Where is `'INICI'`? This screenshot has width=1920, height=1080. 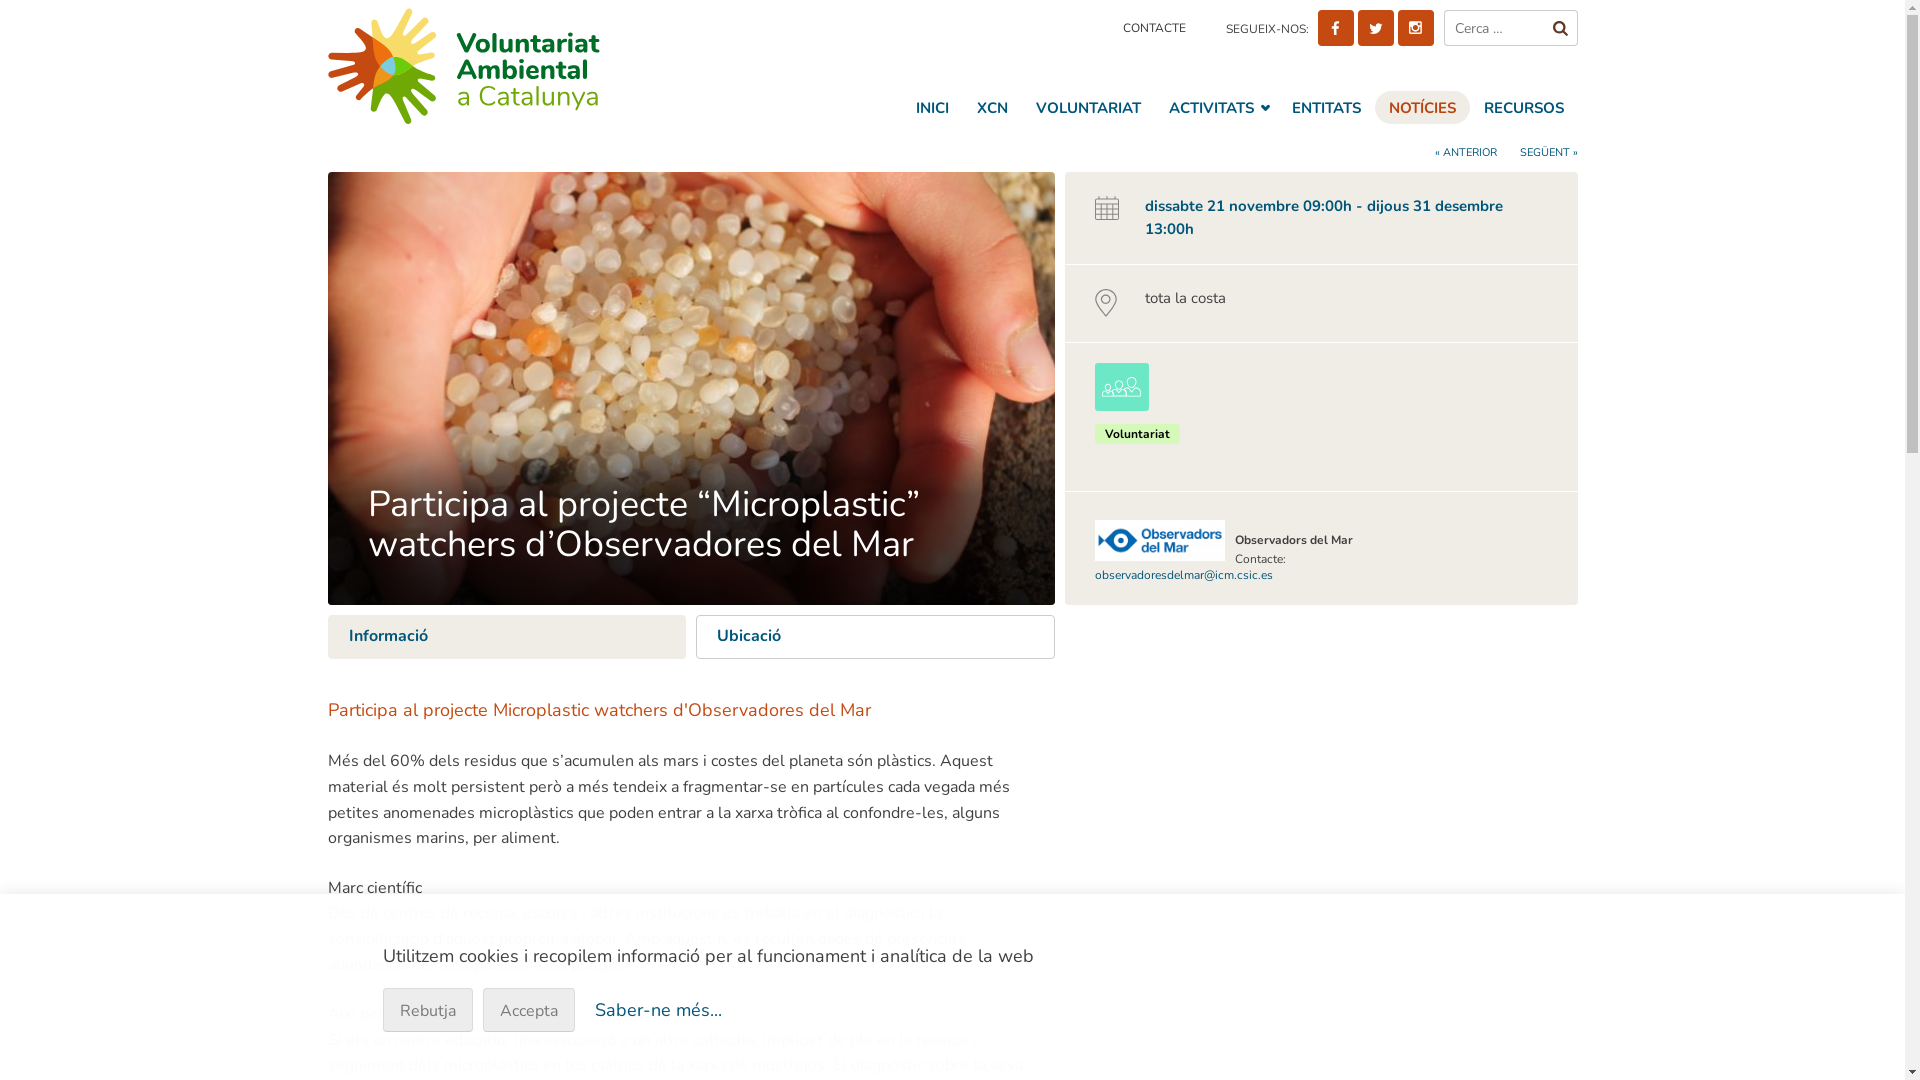 'INICI' is located at coordinates (931, 107).